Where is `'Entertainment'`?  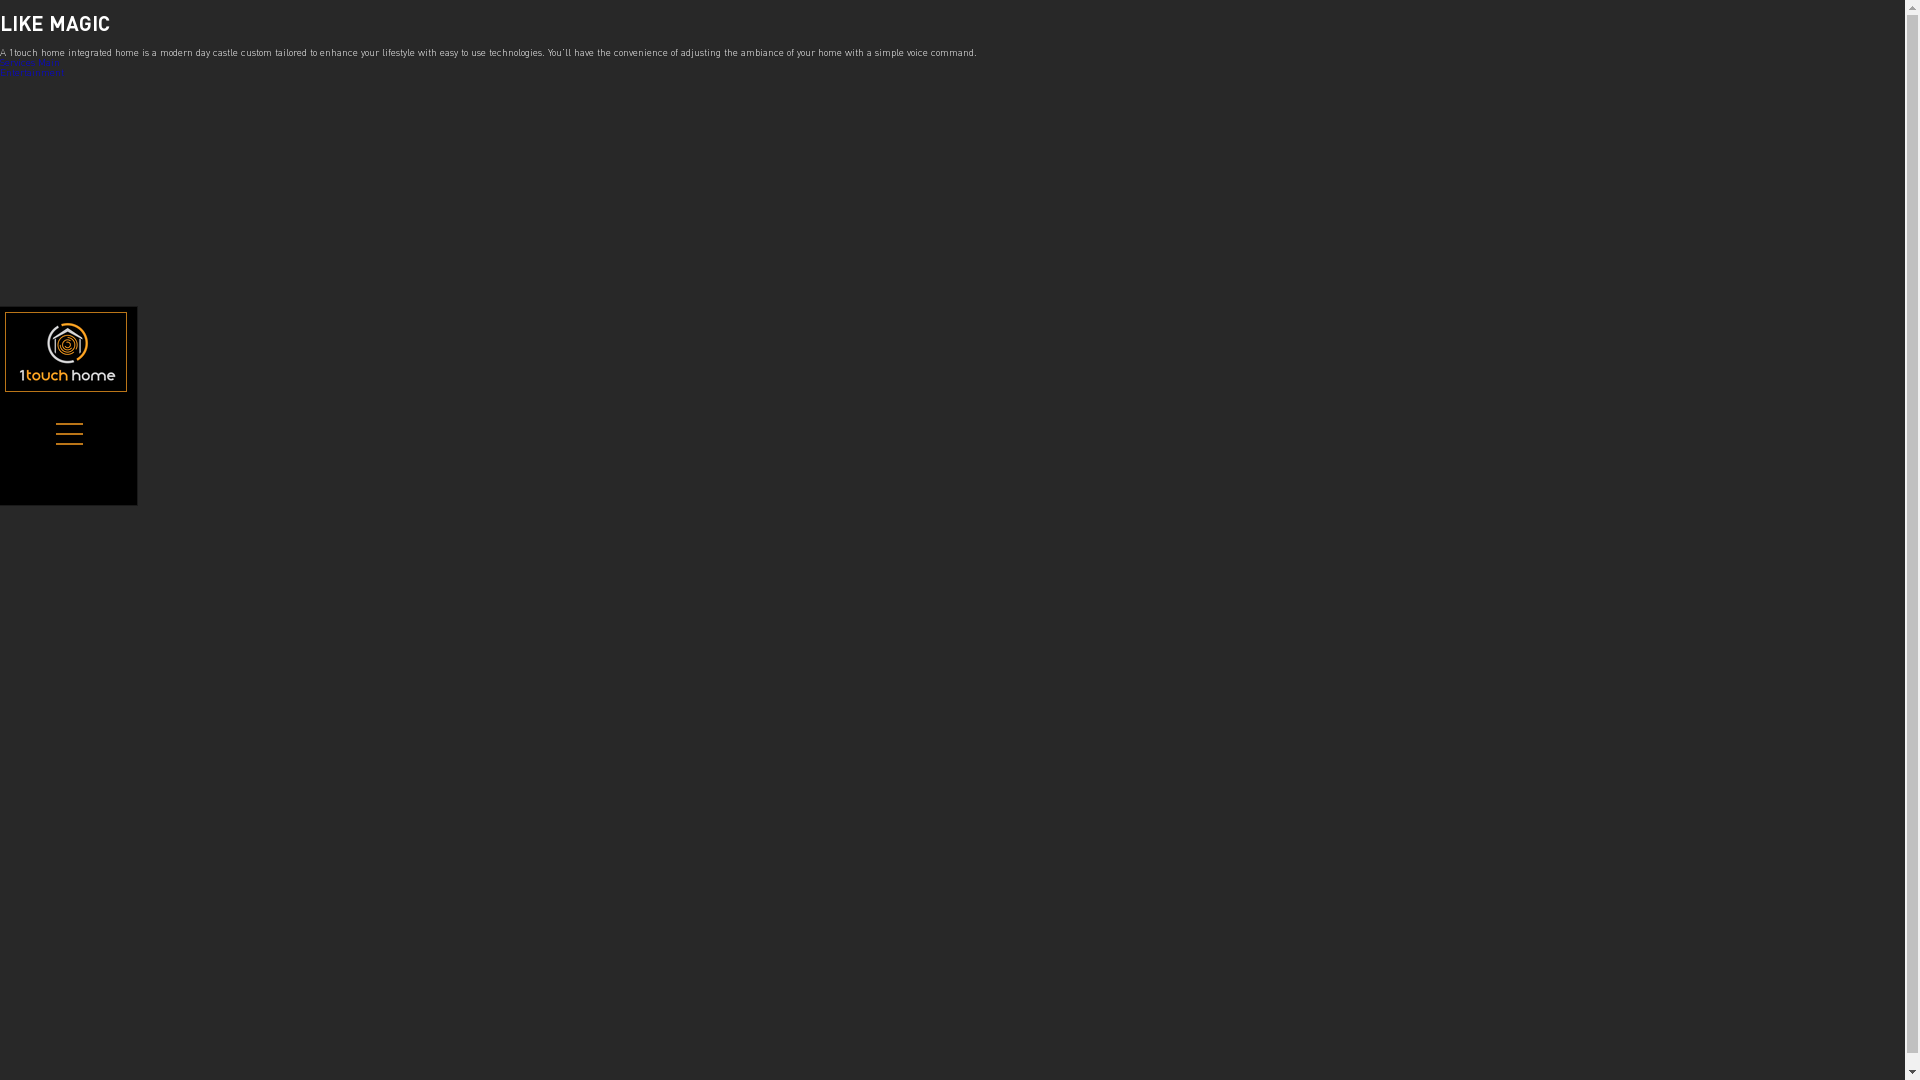
'Entertainment' is located at coordinates (32, 71).